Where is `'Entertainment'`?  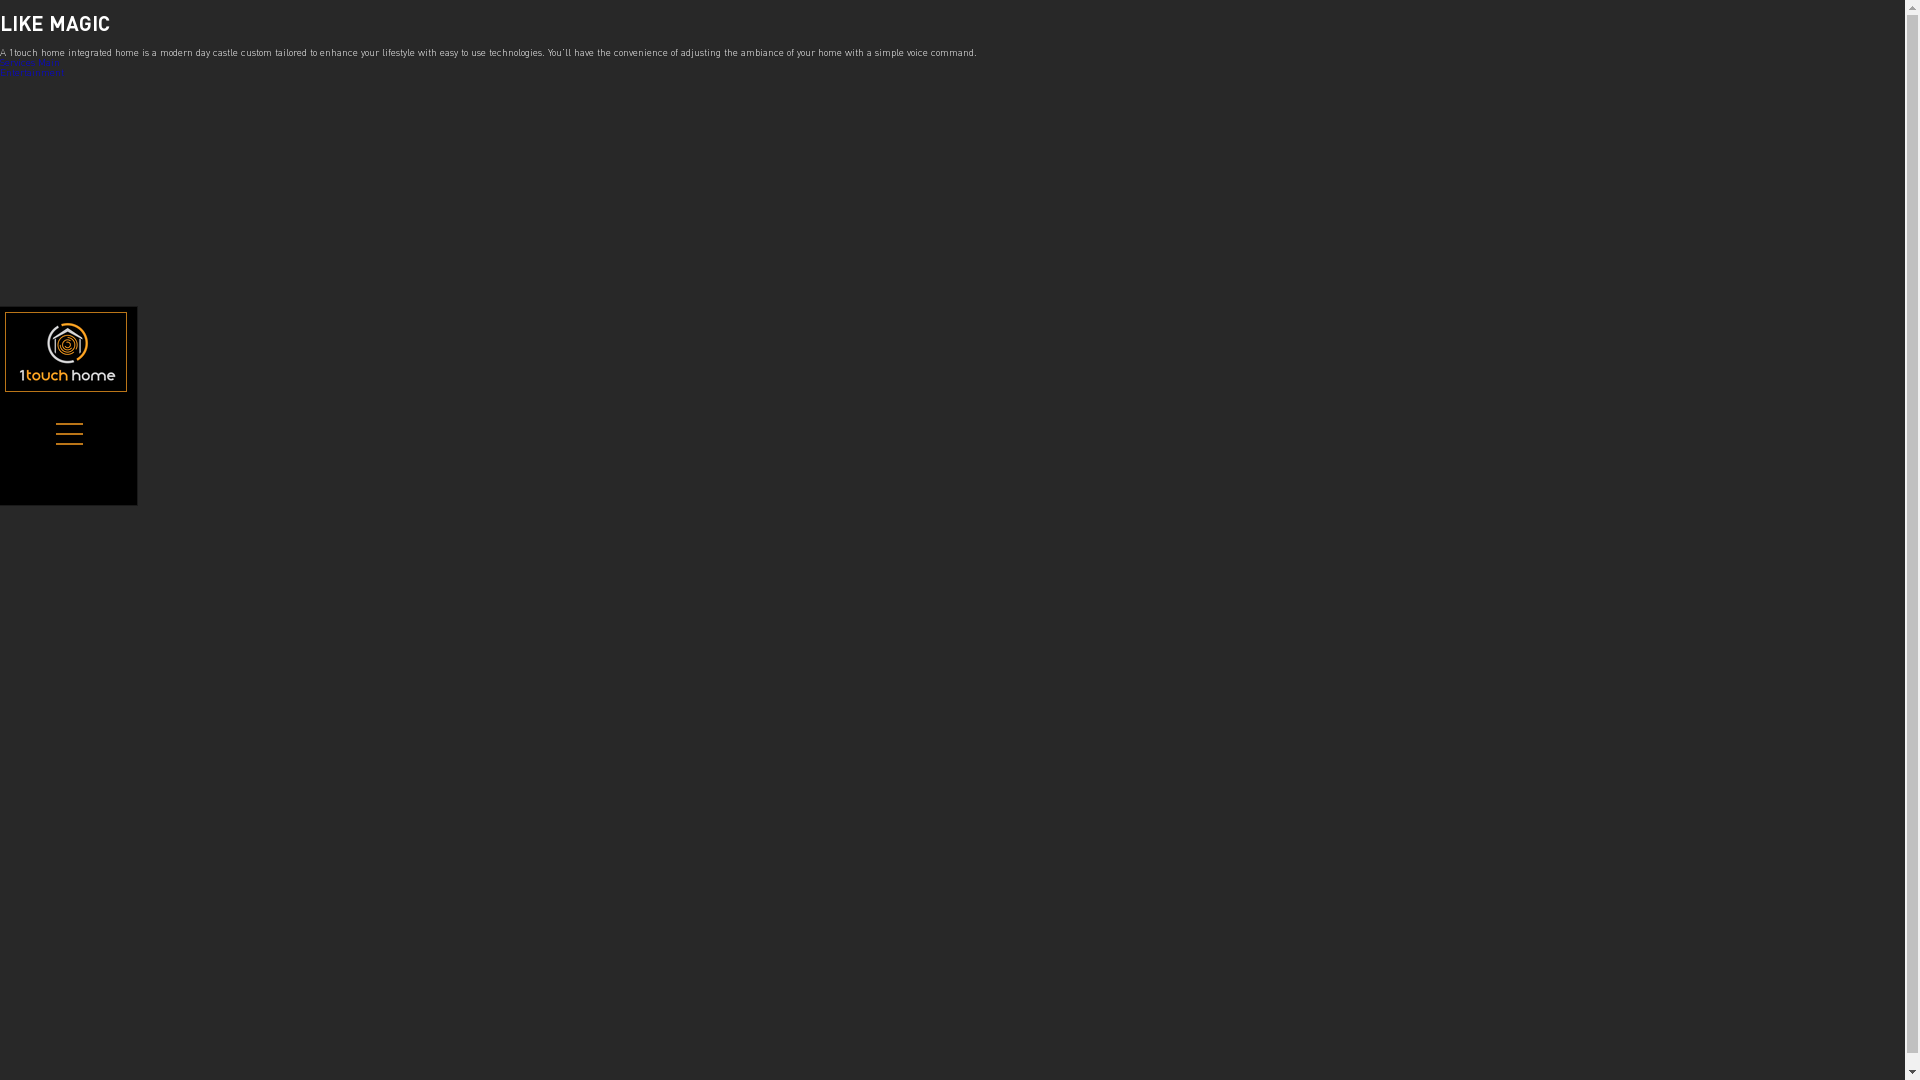
'Entertainment' is located at coordinates (32, 71).